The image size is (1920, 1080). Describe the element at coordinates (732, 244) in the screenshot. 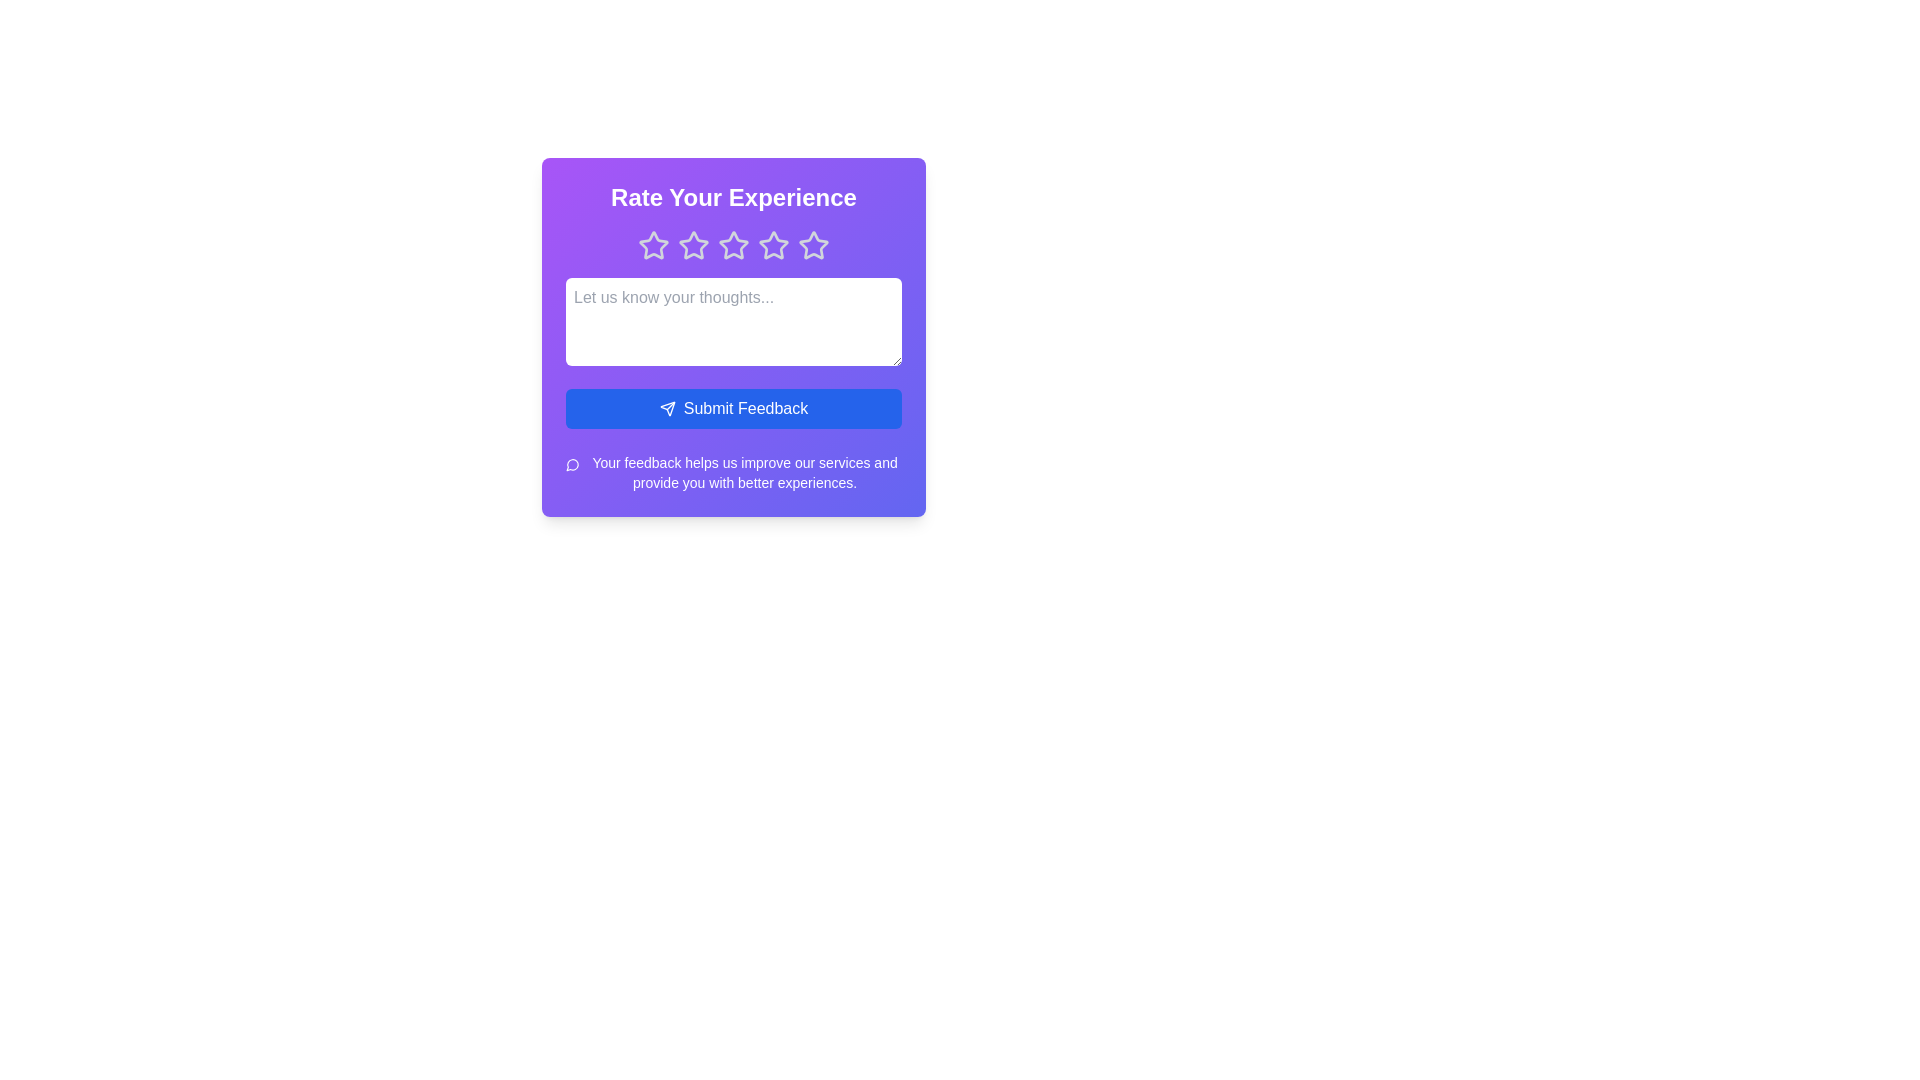

I see `the third star in the star rating component` at that location.